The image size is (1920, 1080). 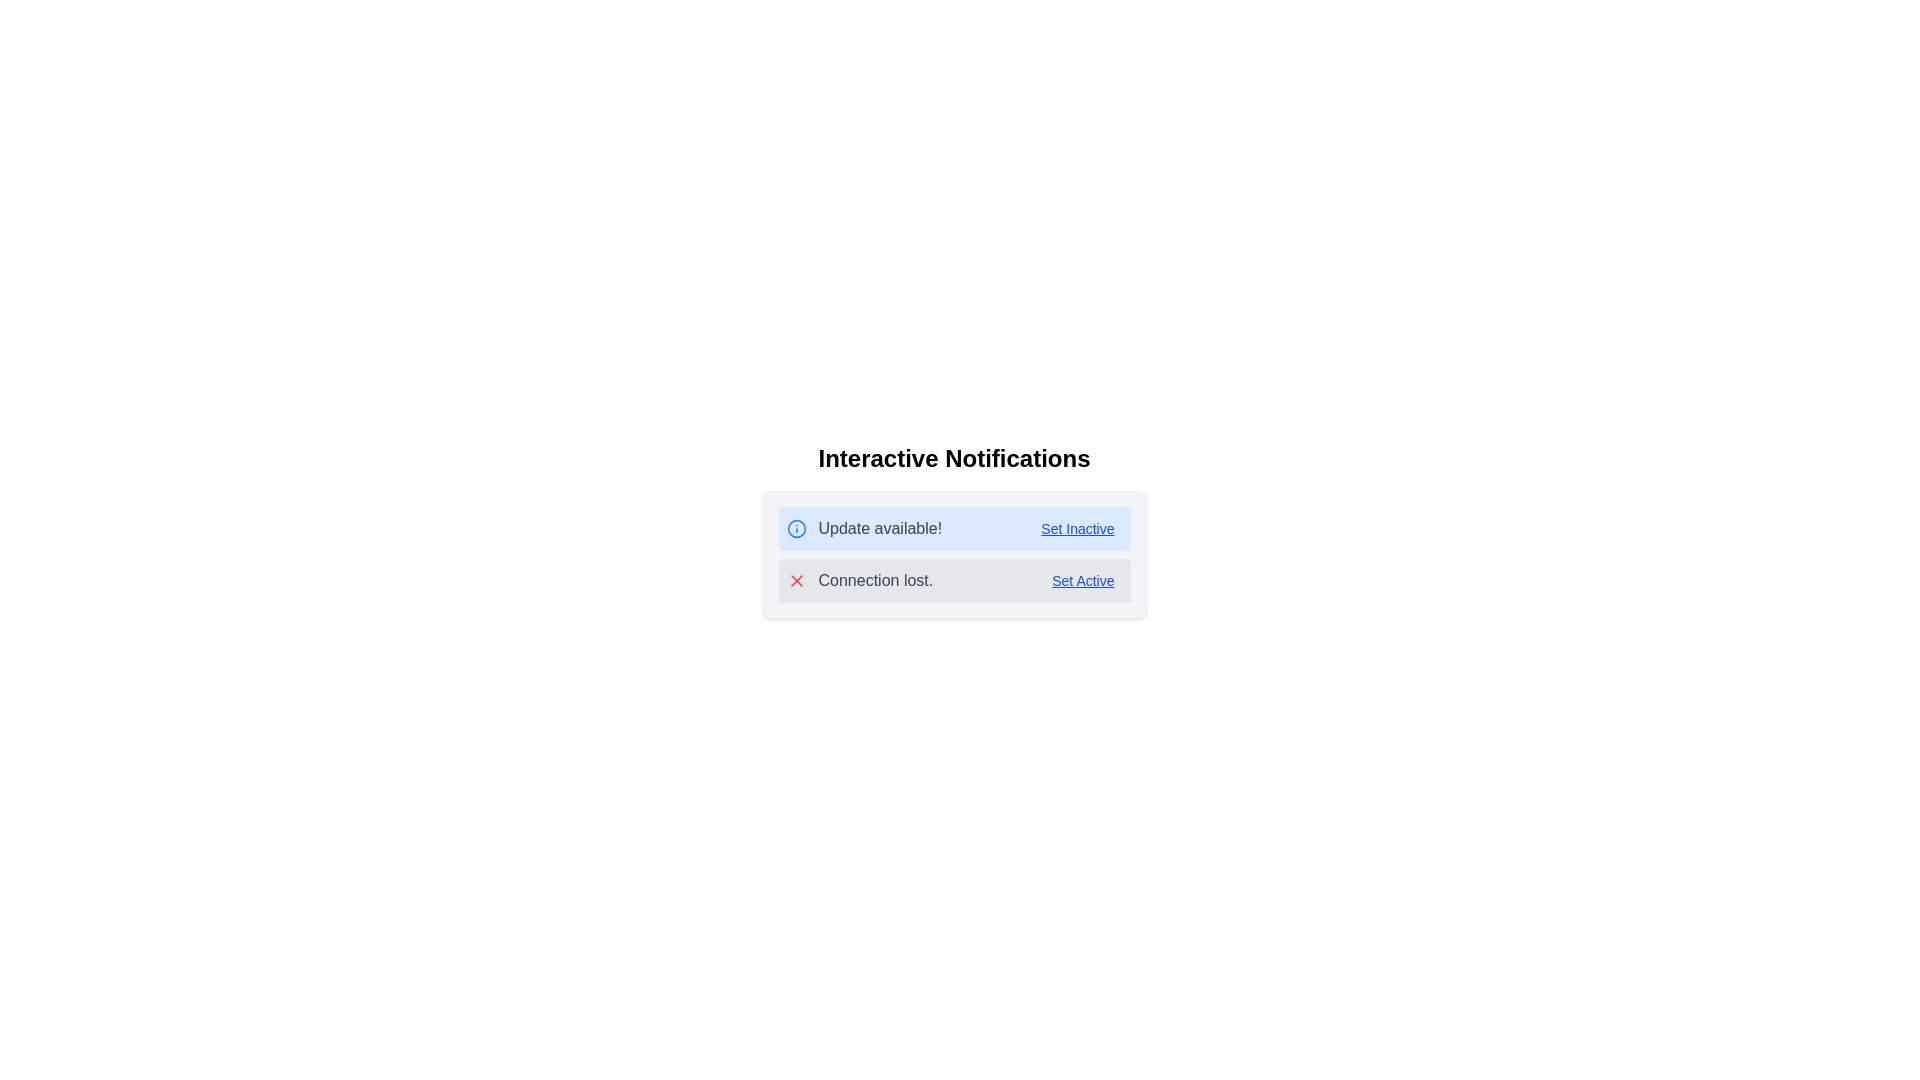 I want to click on the hyperlink styled as a button located at the right end of the notification bar with the message 'Update available!' to set the associated notification as inactive, so click(x=1076, y=527).